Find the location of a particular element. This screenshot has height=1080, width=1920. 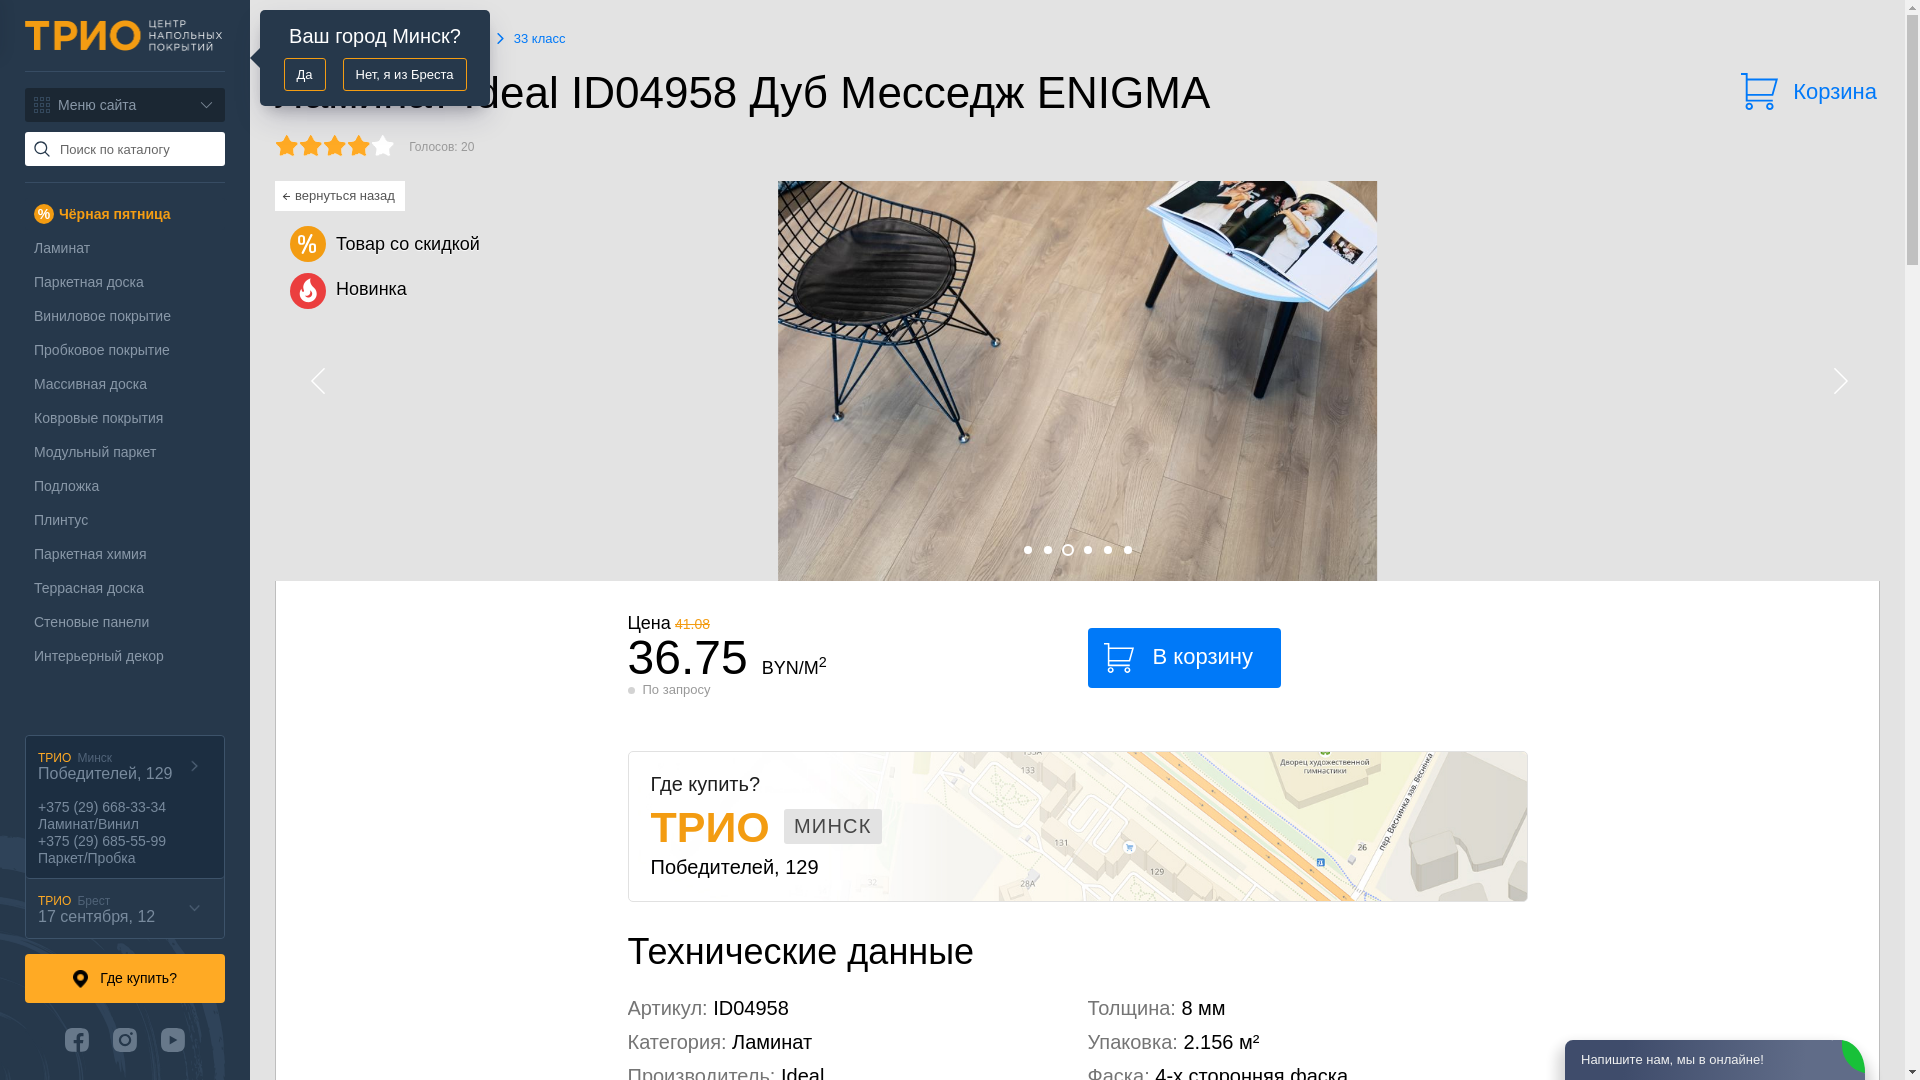

'TrioPol' is located at coordinates (122, 35).